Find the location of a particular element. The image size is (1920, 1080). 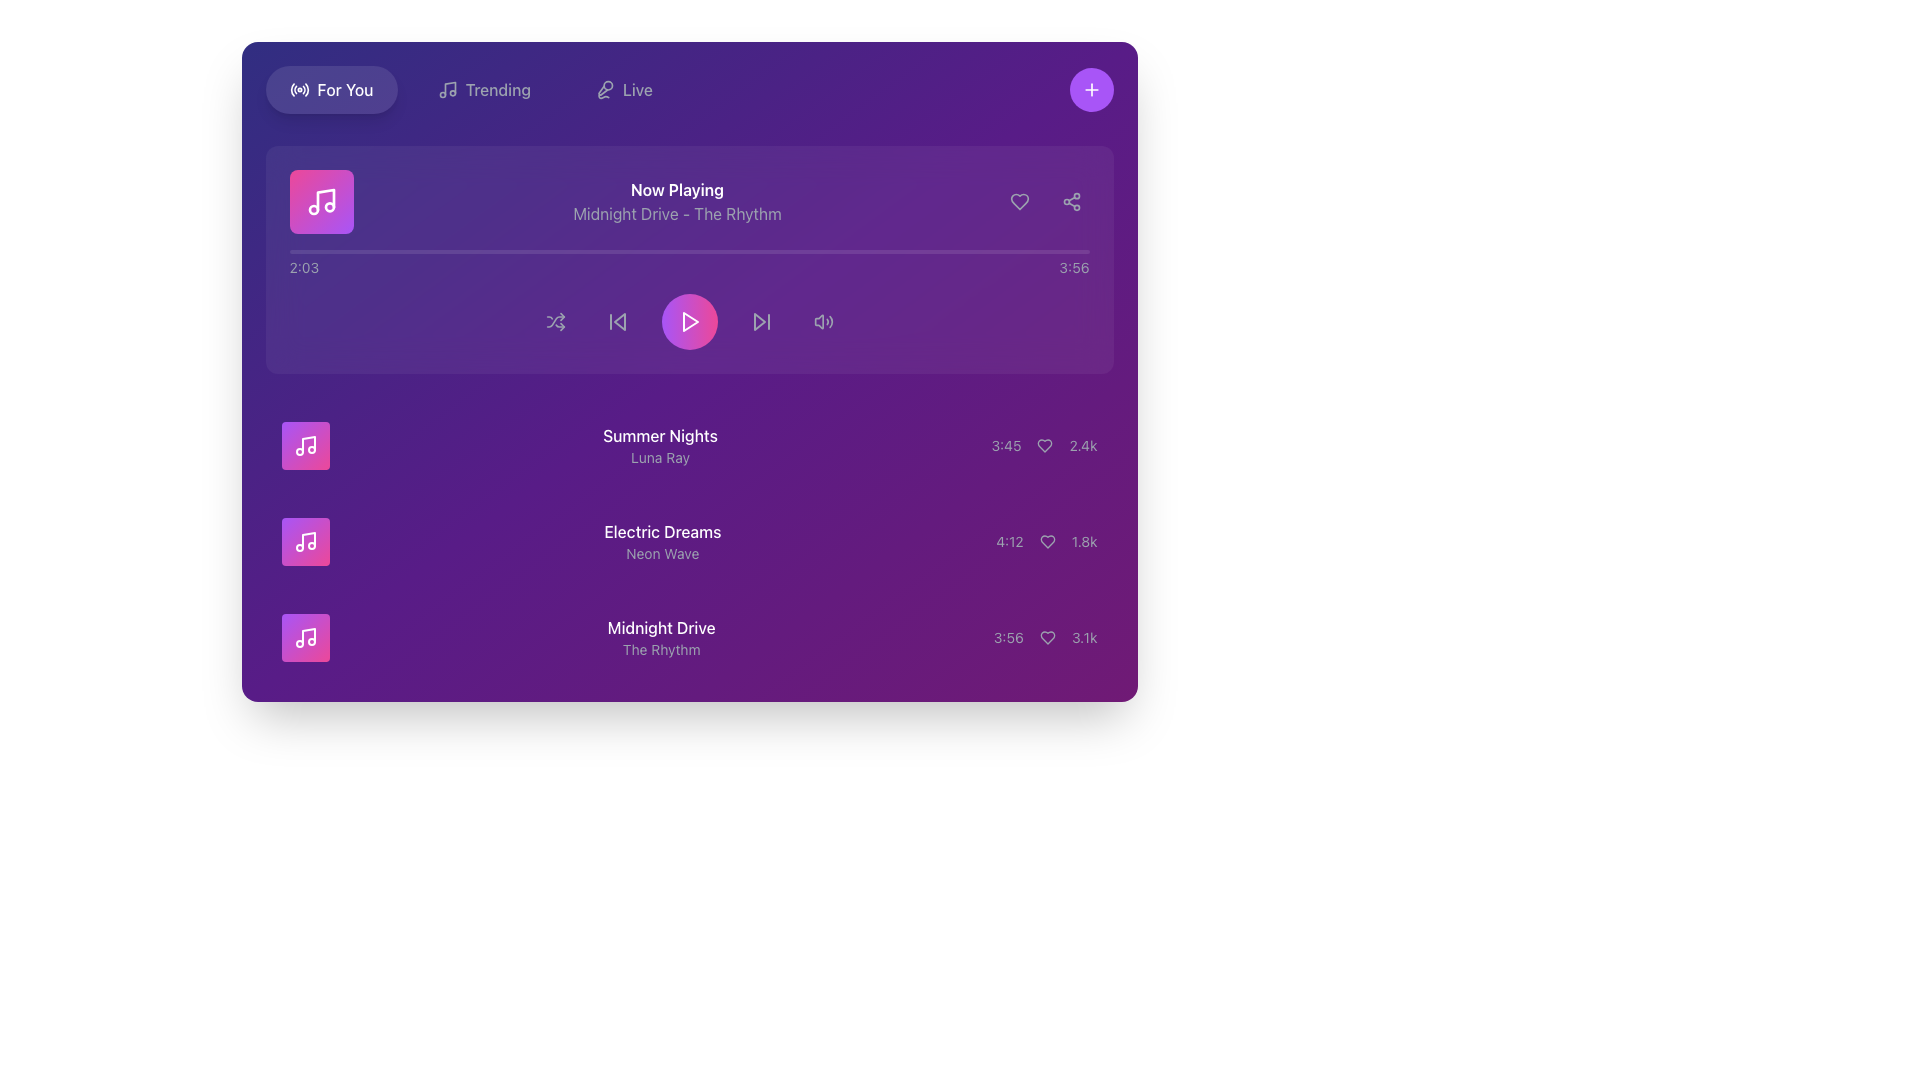

the circular purple button containing a white-plus symbol located in the top-right corner of the main interface is located at coordinates (1090, 88).